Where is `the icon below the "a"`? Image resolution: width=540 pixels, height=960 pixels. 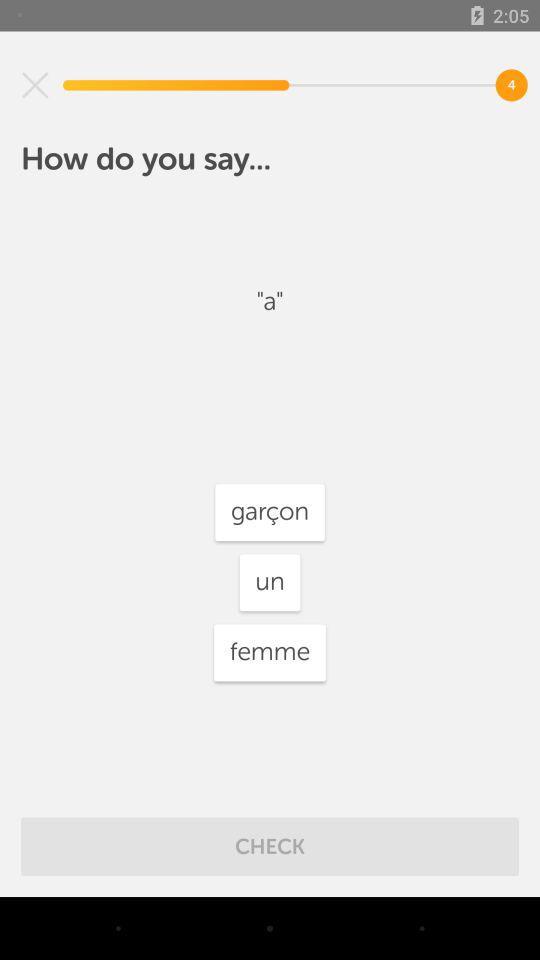
the icon below the "a" is located at coordinates (270, 511).